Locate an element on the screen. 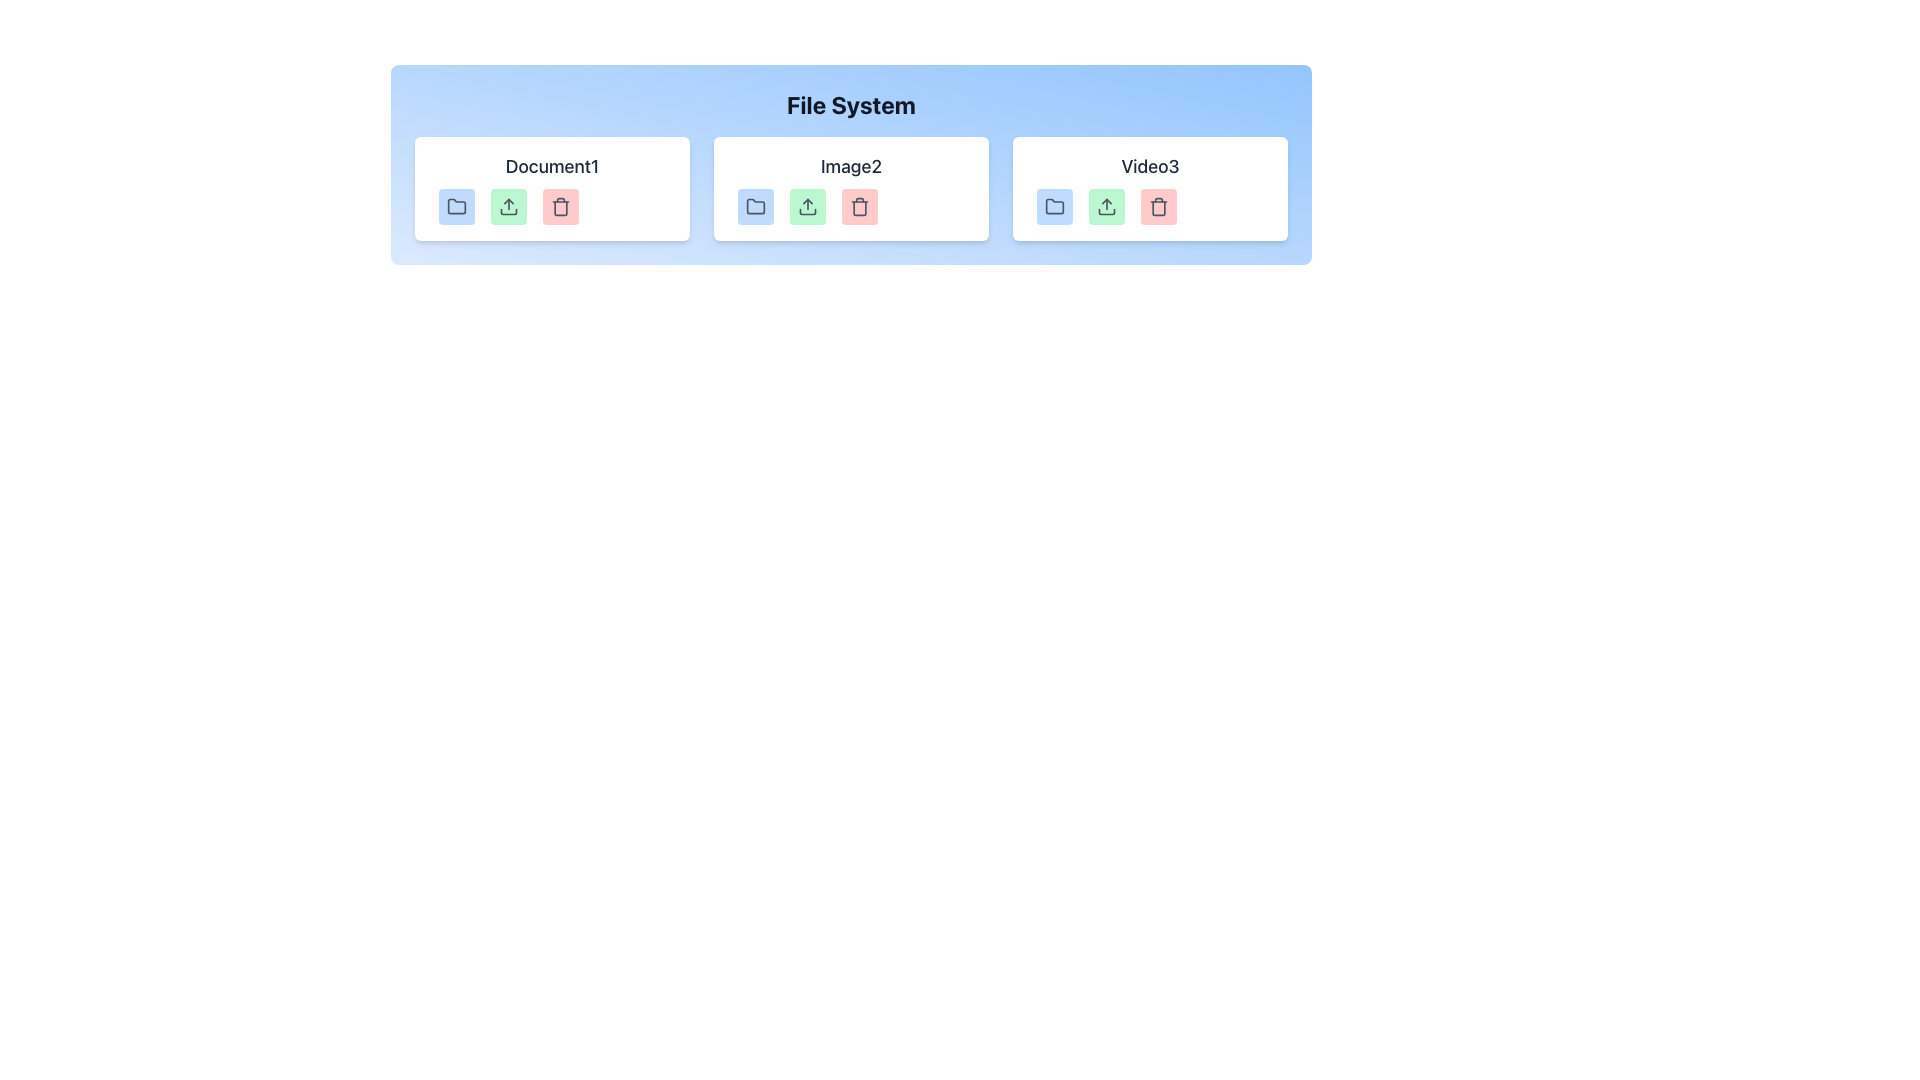 The image size is (1920, 1080). the small, gray-colored folder icon with rounded corners located below the text 'Document1' is located at coordinates (455, 207).